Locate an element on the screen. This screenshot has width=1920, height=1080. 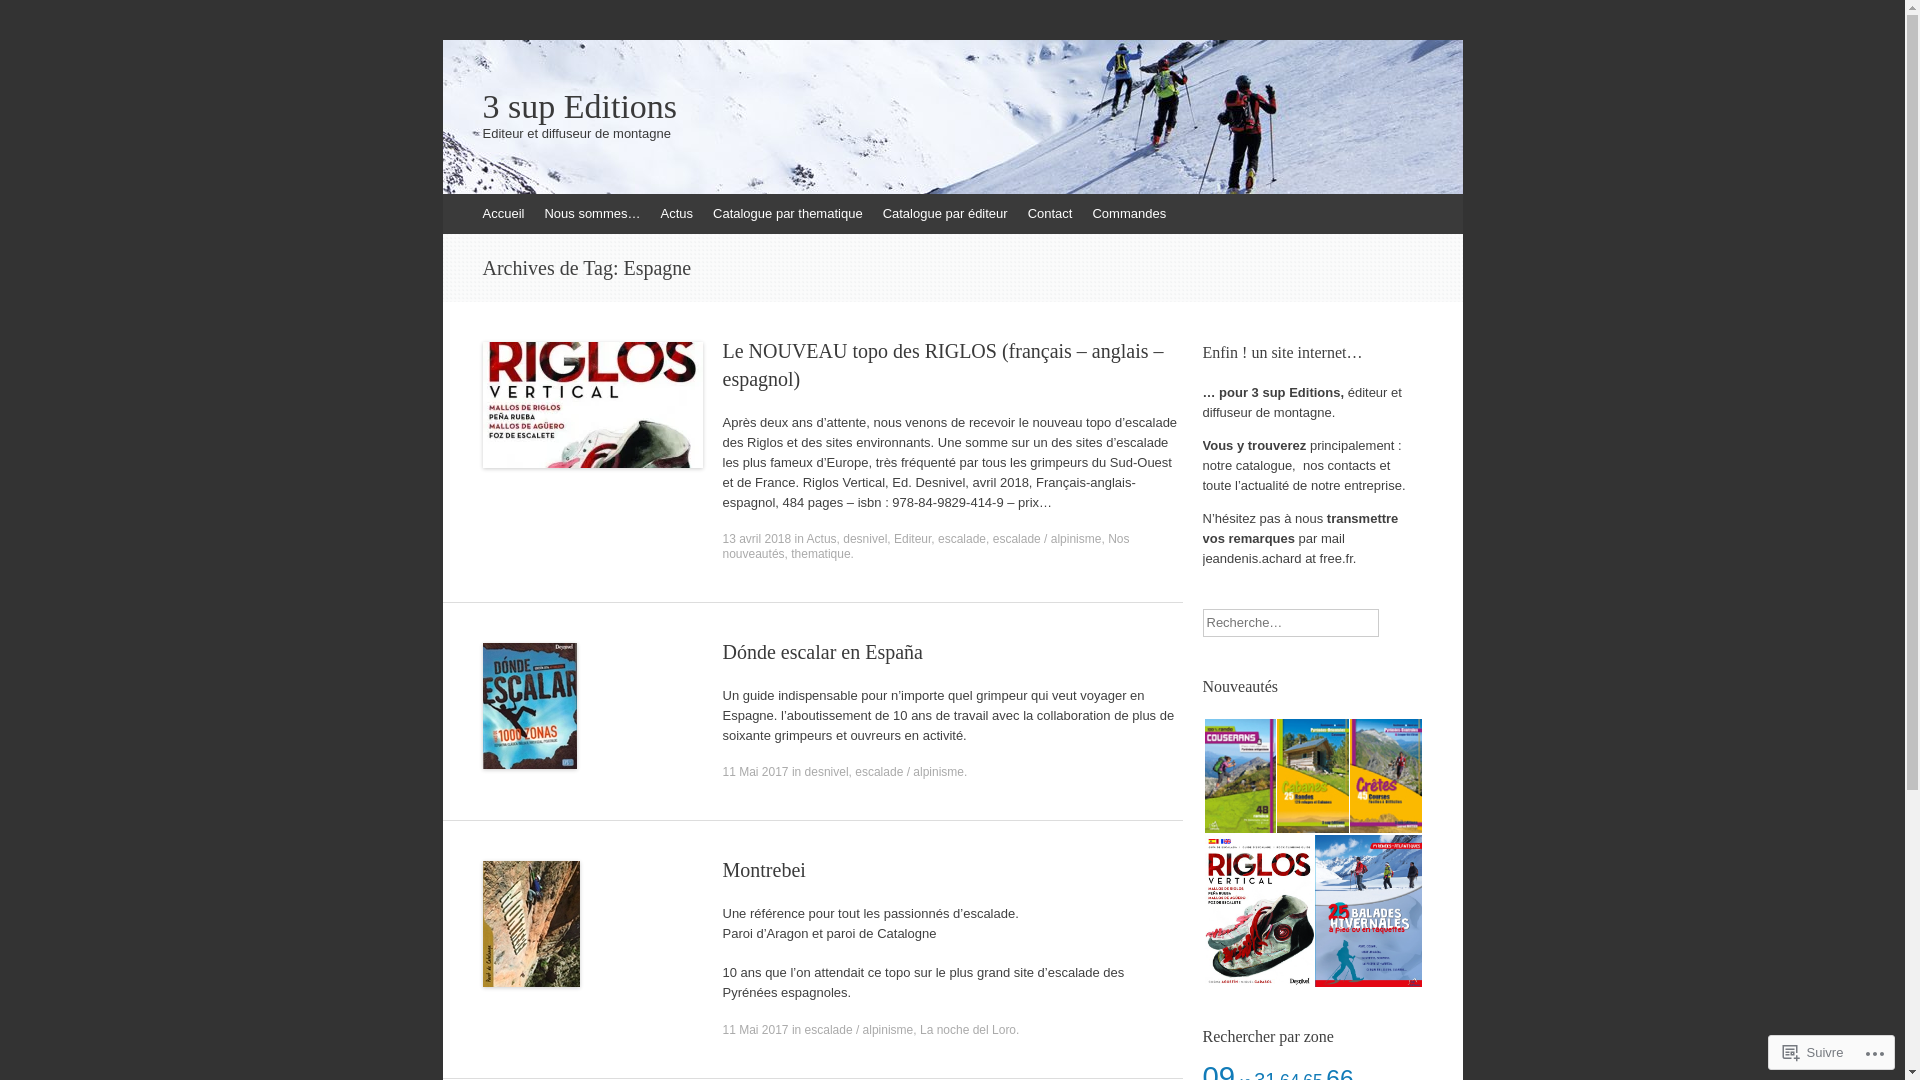
'3 sup Editions' is located at coordinates (950, 107).